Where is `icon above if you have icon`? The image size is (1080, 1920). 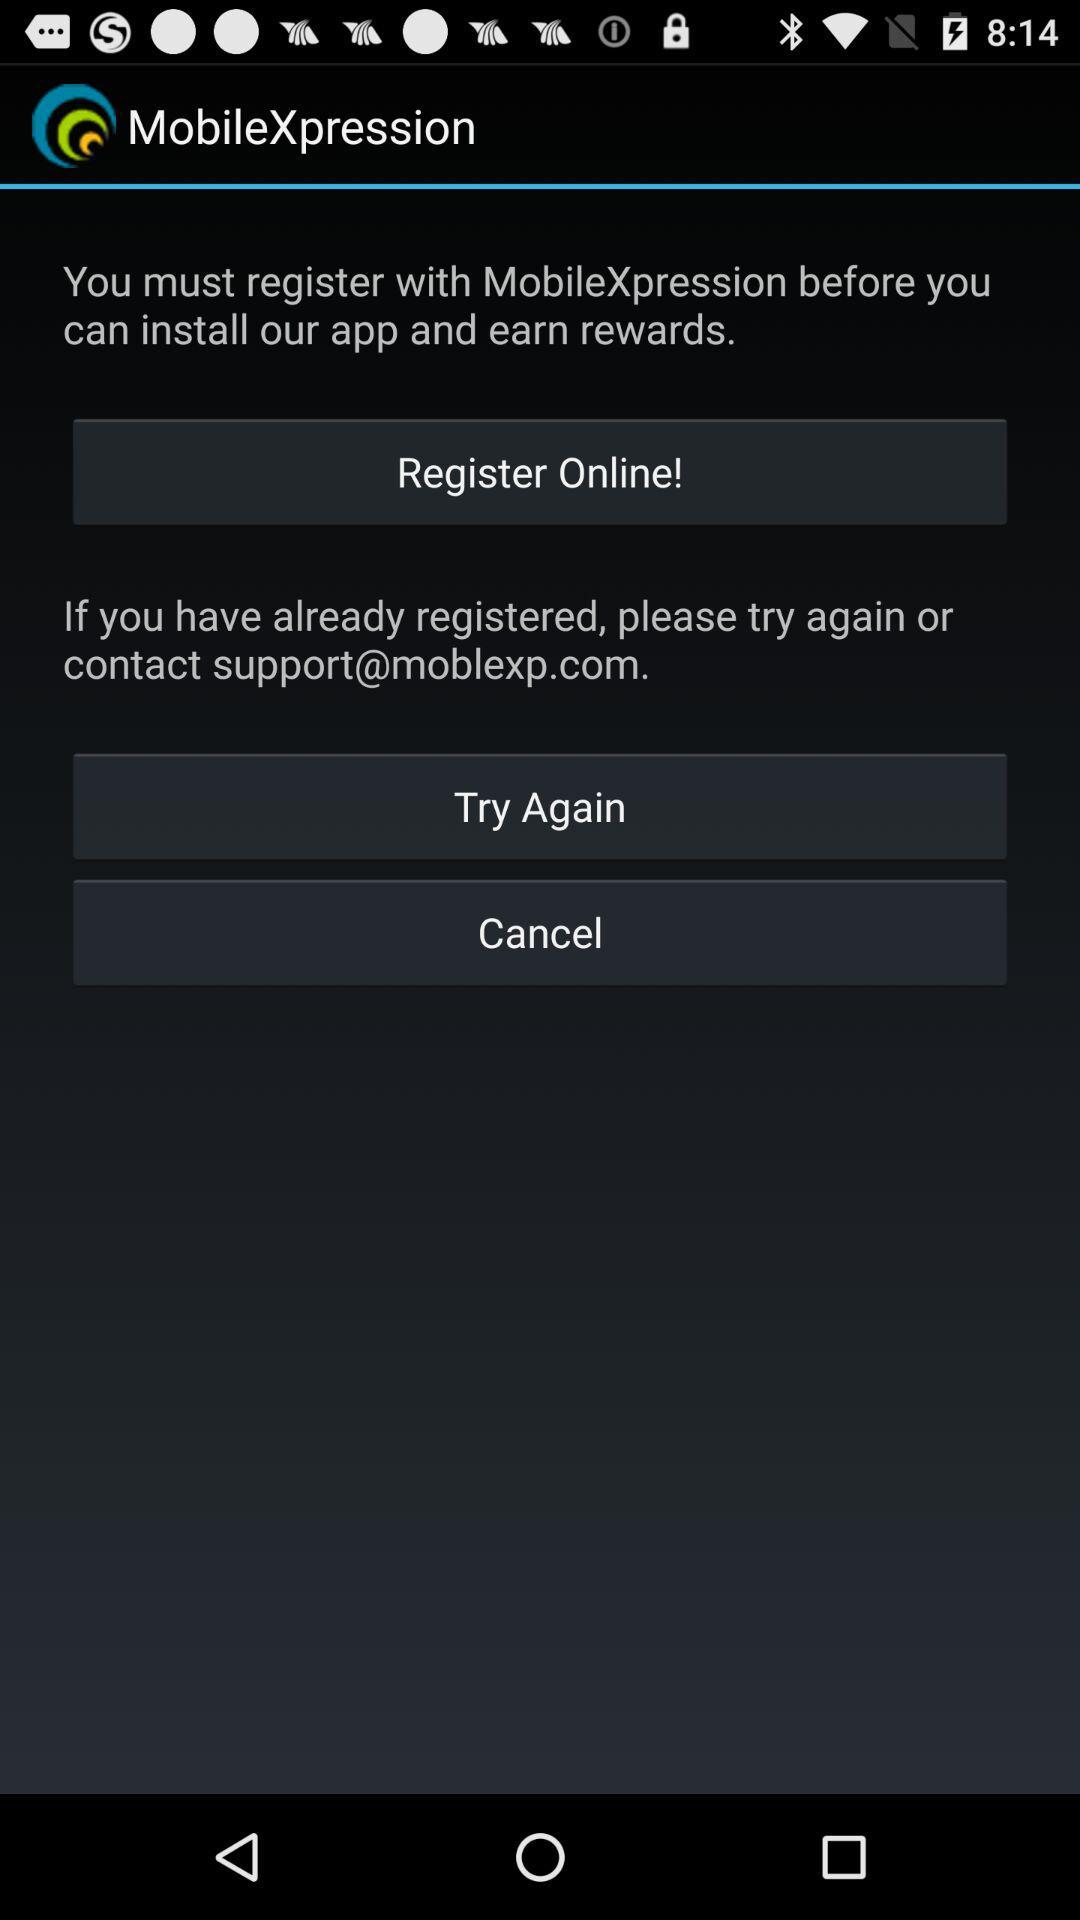 icon above if you have icon is located at coordinates (540, 469).